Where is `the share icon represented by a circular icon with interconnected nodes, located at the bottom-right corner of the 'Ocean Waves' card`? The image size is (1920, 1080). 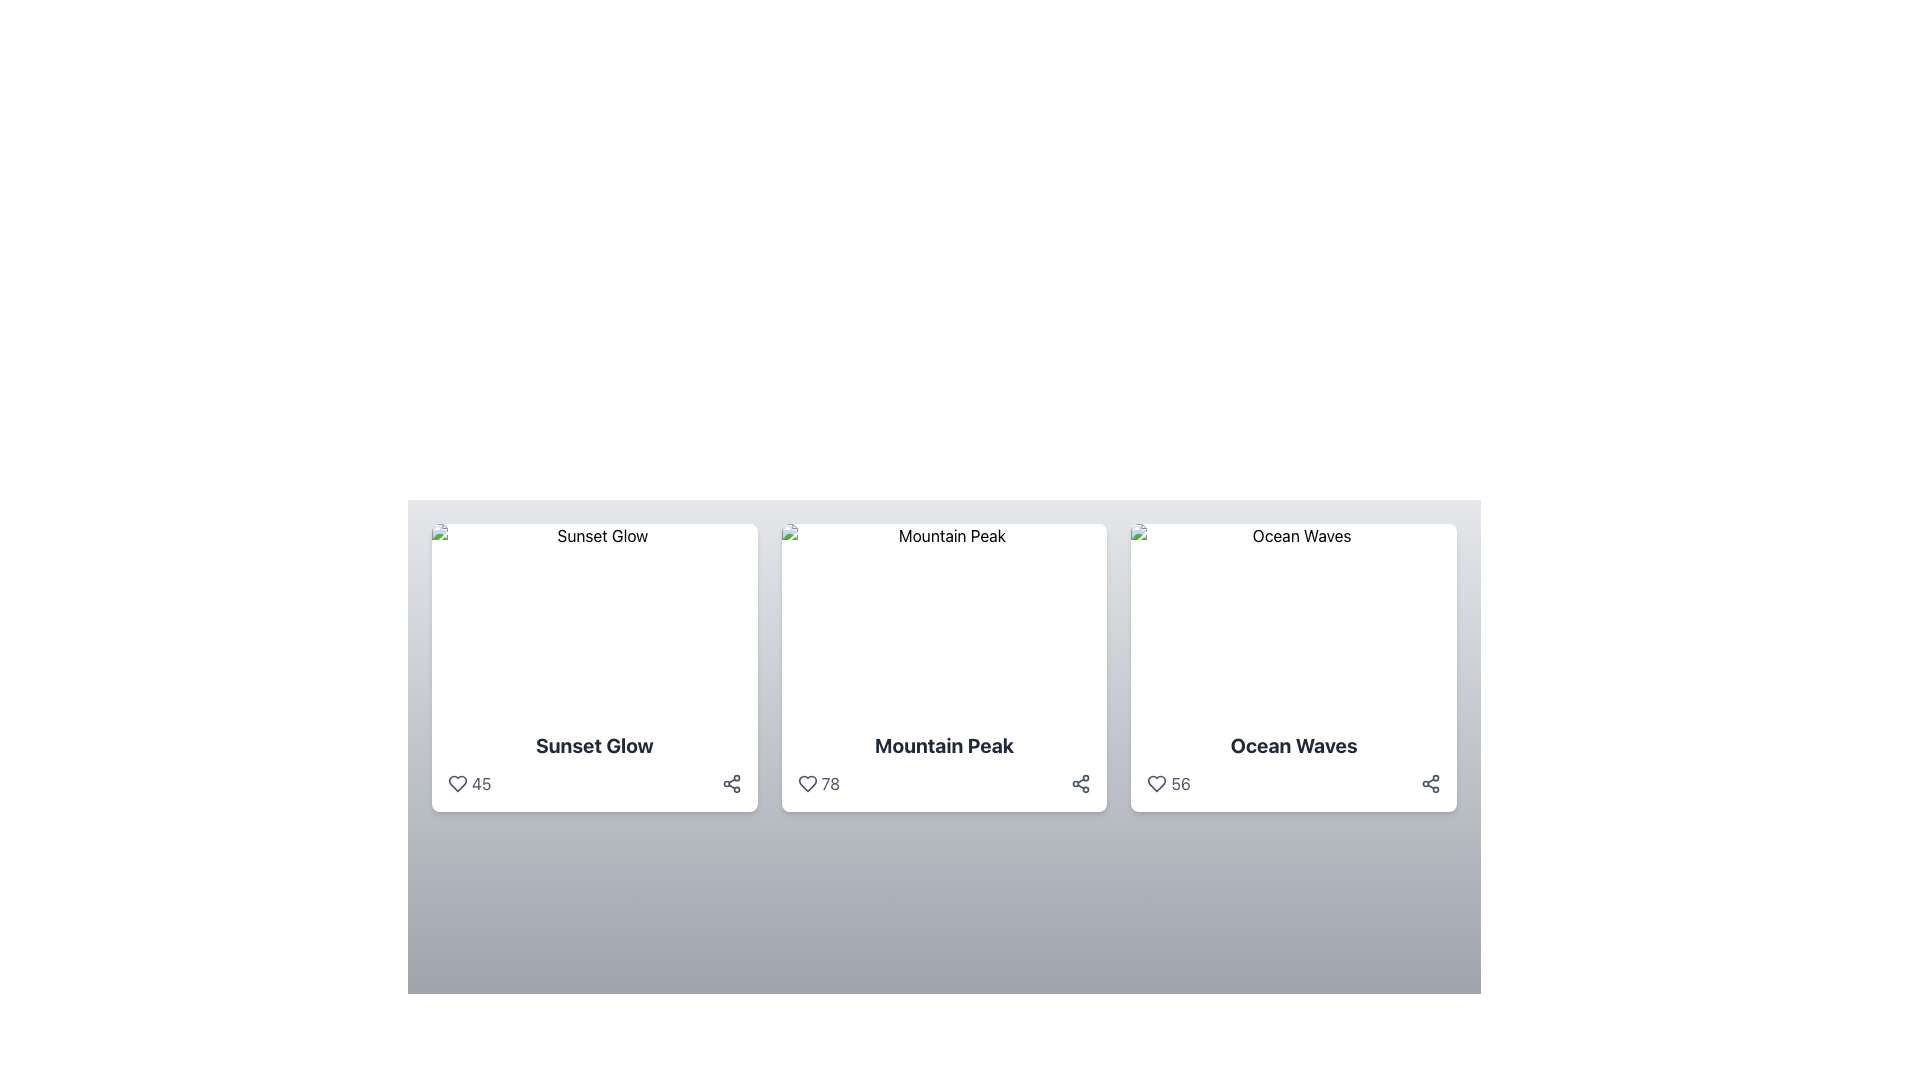
the share icon represented by a circular icon with interconnected nodes, located at the bottom-right corner of the 'Ocean Waves' card is located at coordinates (1429, 782).